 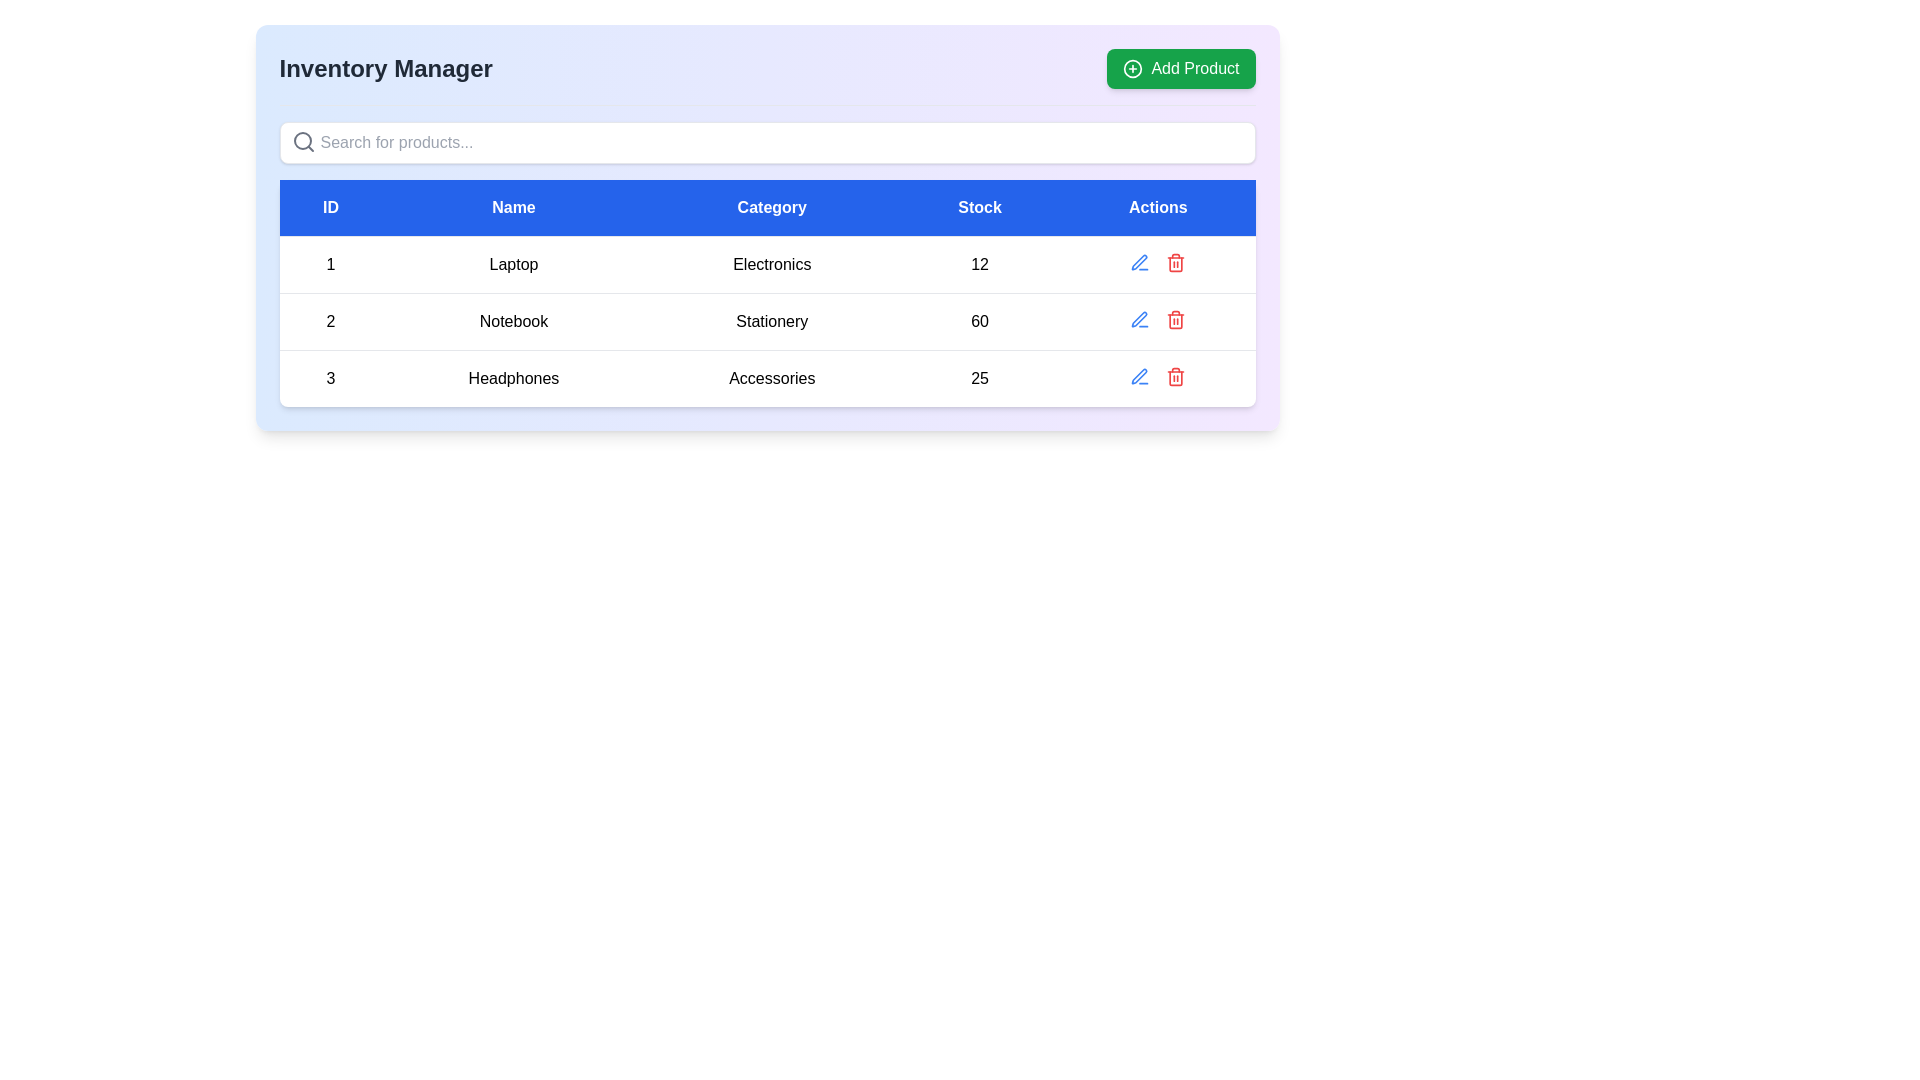 What do you see at coordinates (1140, 261) in the screenshot?
I see `the edit button in the 'Actions' column of the second row of the table` at bounding box center [1140, 261].